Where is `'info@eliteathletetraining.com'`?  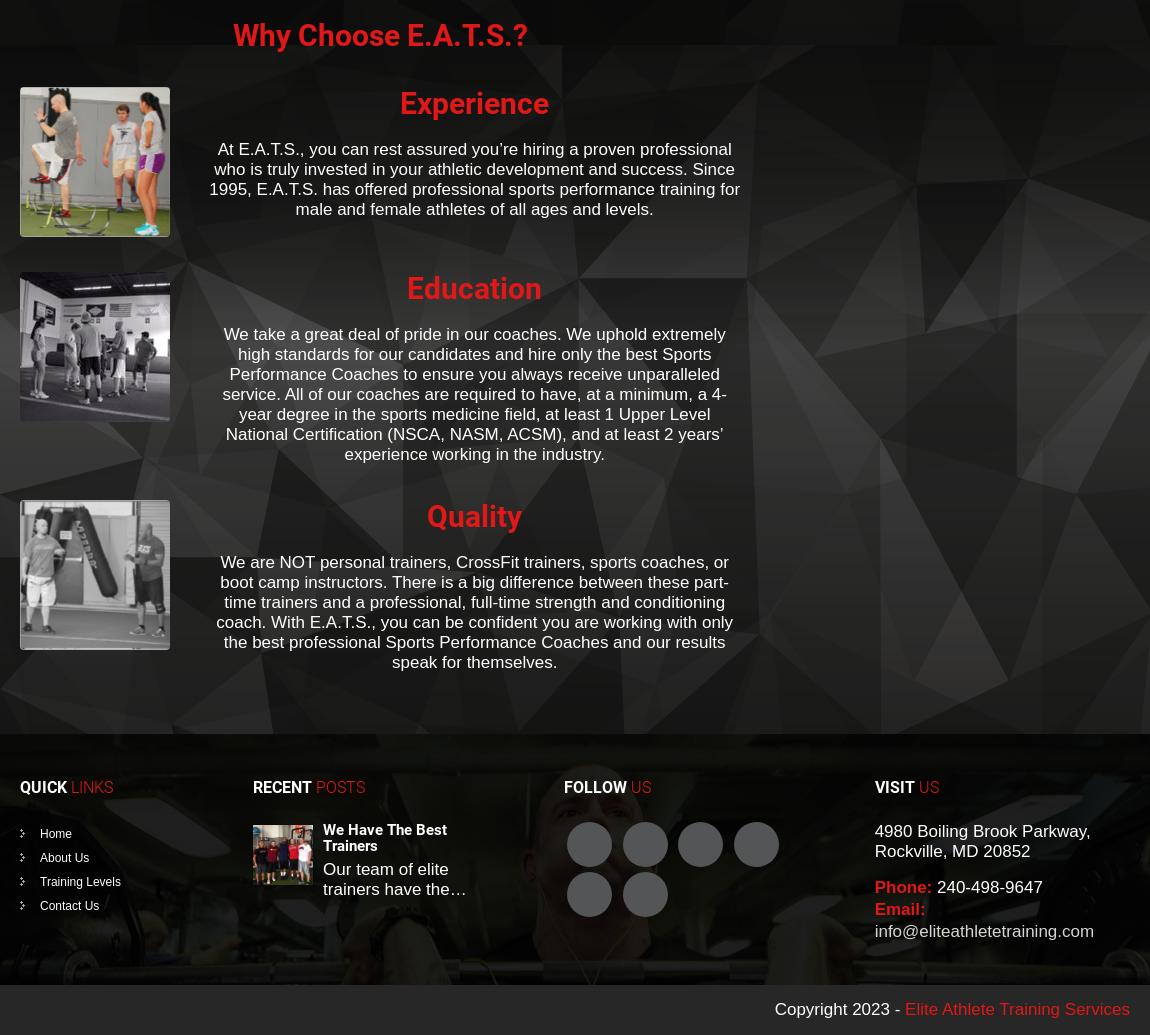
'info@eliteathletetraining.com' is located at coordinates (874, 929).